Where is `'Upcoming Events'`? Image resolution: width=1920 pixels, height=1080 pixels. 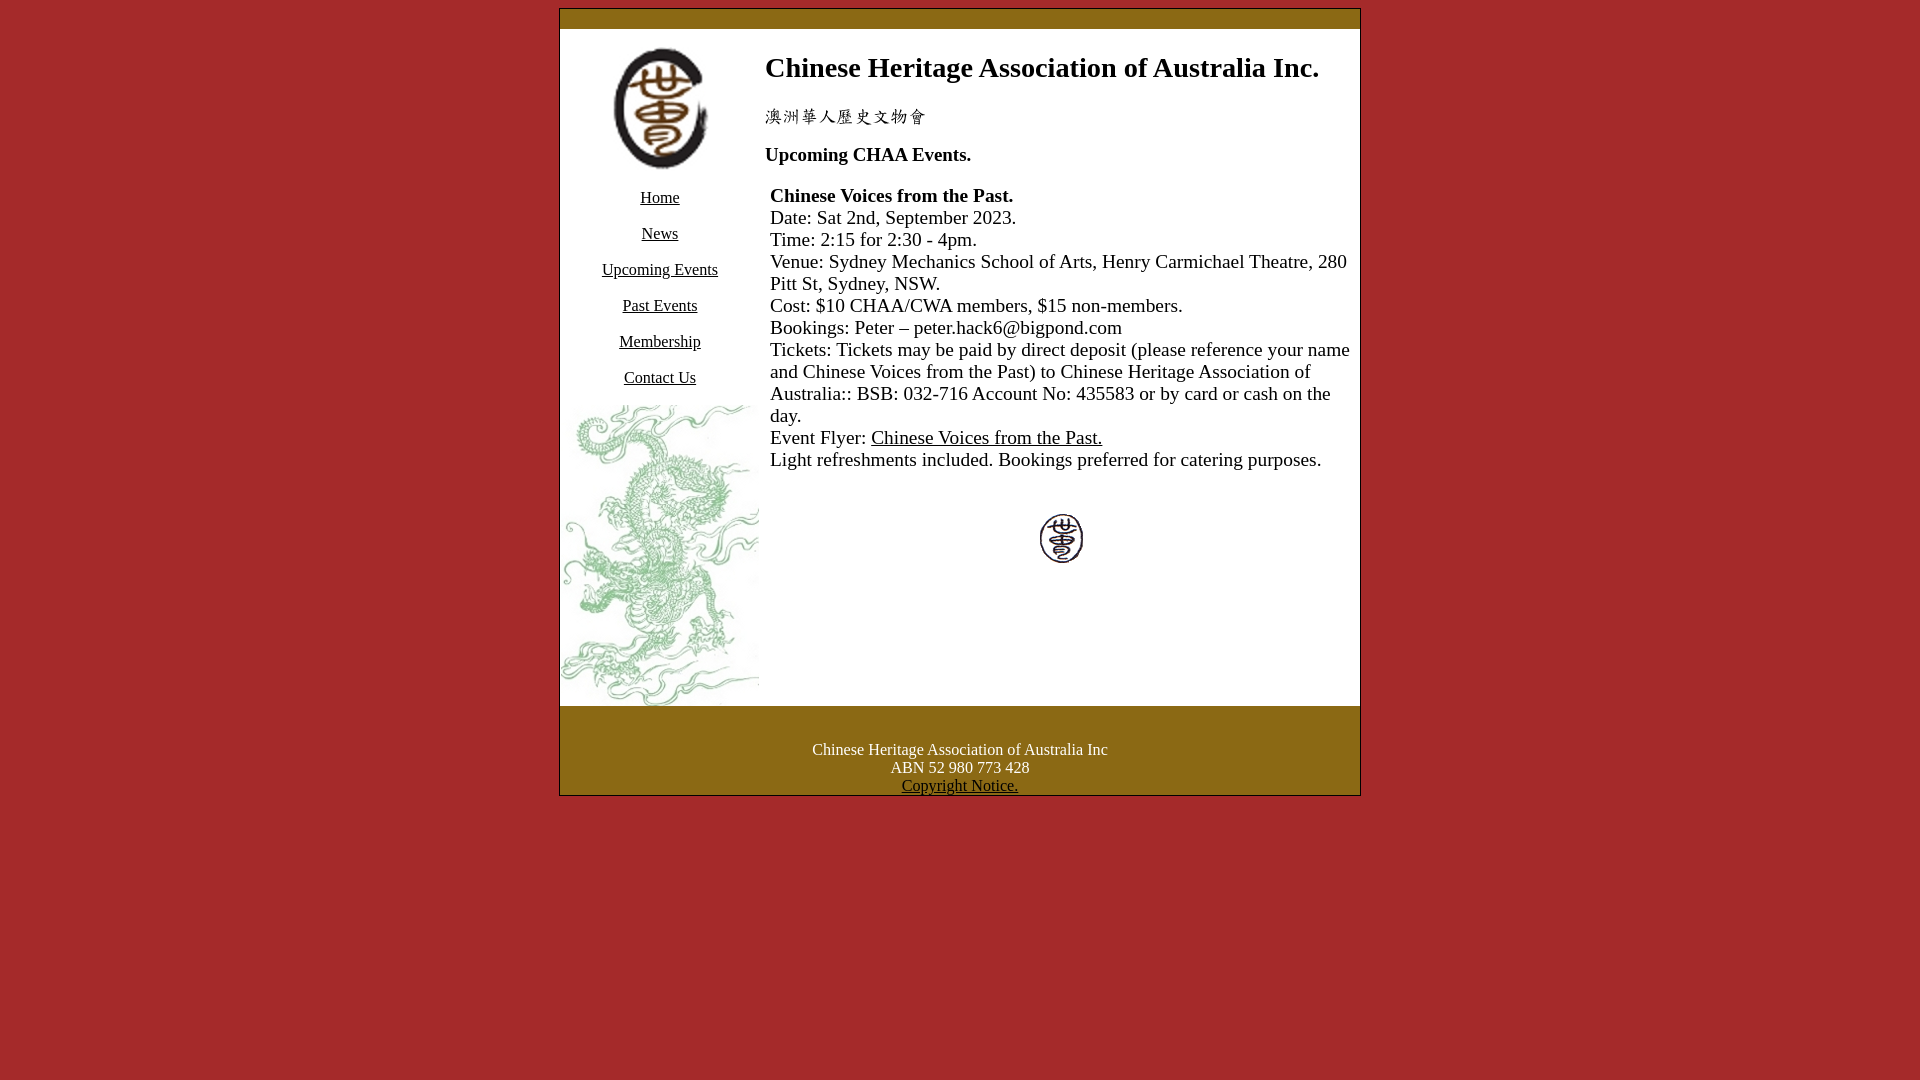
'Upcoming Events' is located at coordinates (660, 268).